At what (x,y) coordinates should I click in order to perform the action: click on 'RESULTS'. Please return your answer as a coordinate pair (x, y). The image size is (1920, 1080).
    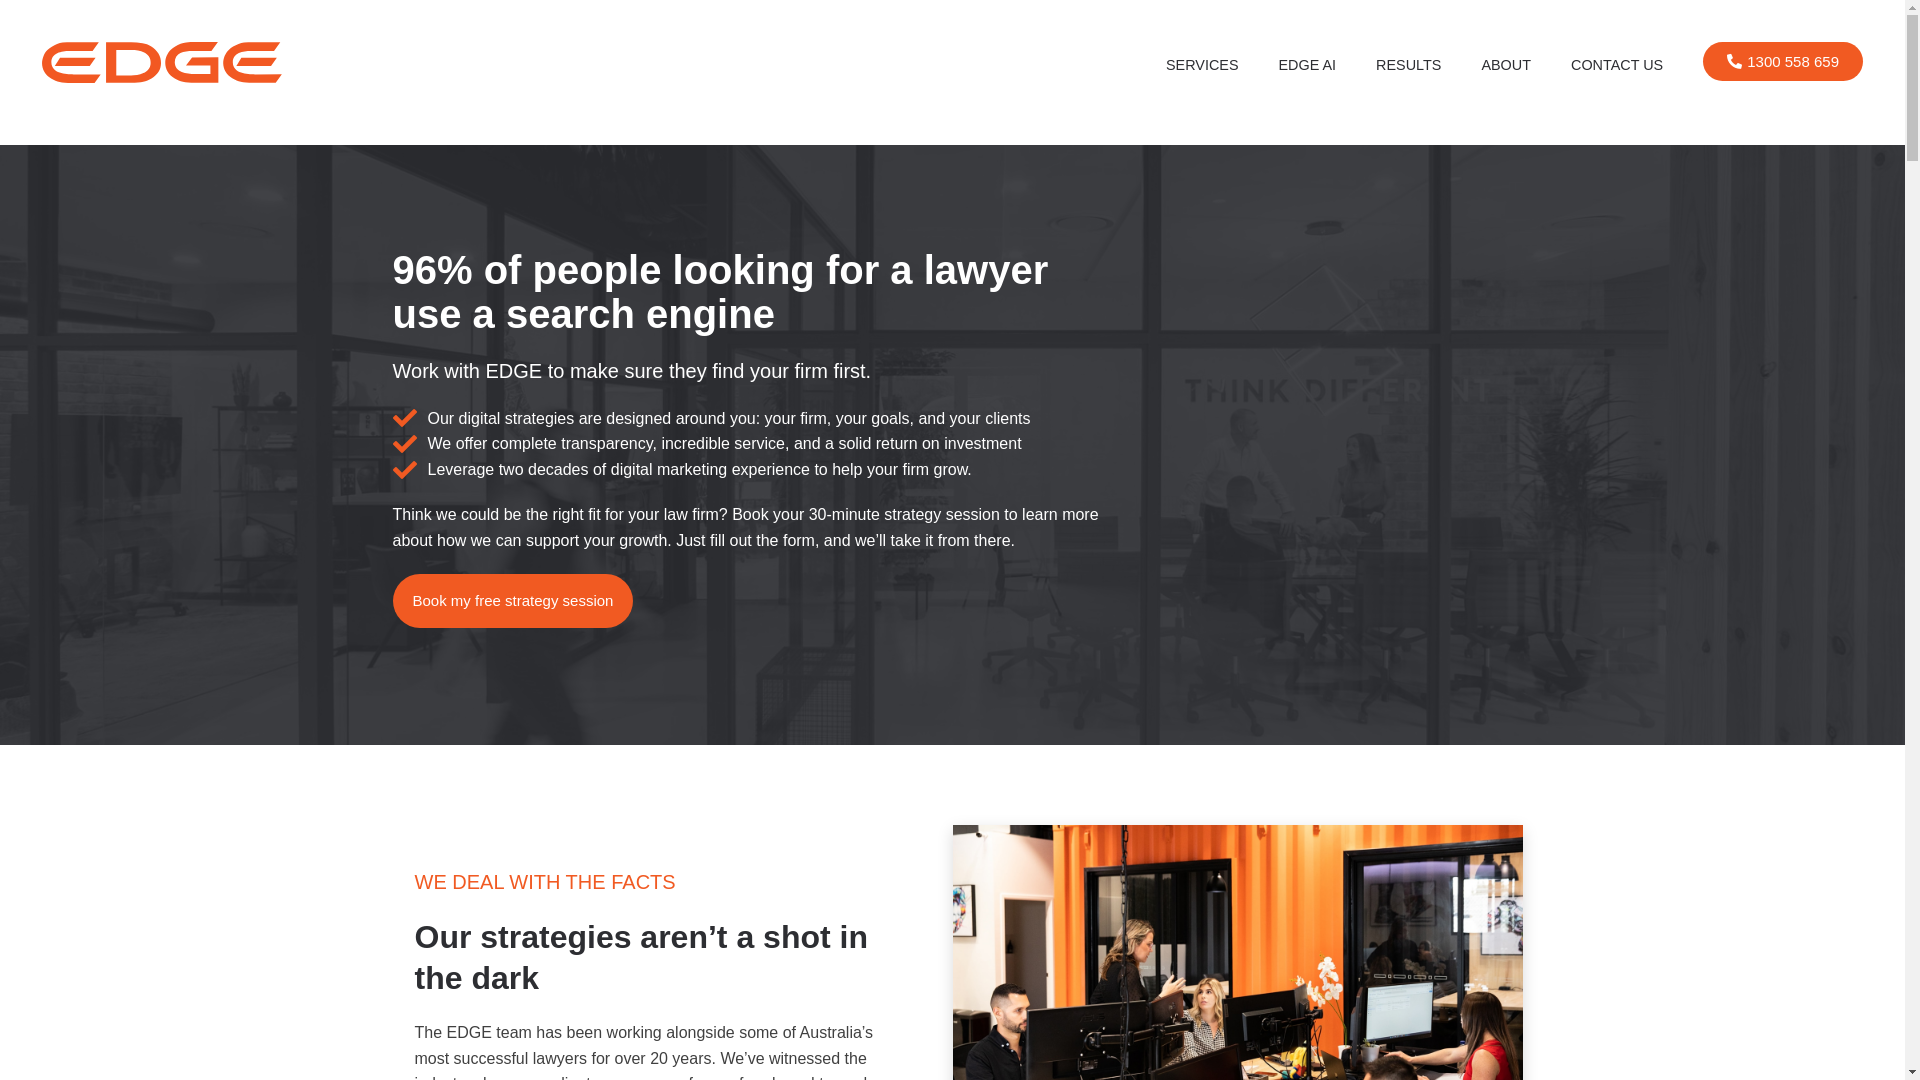
    Looking at the image, I should click on (1407, 64).